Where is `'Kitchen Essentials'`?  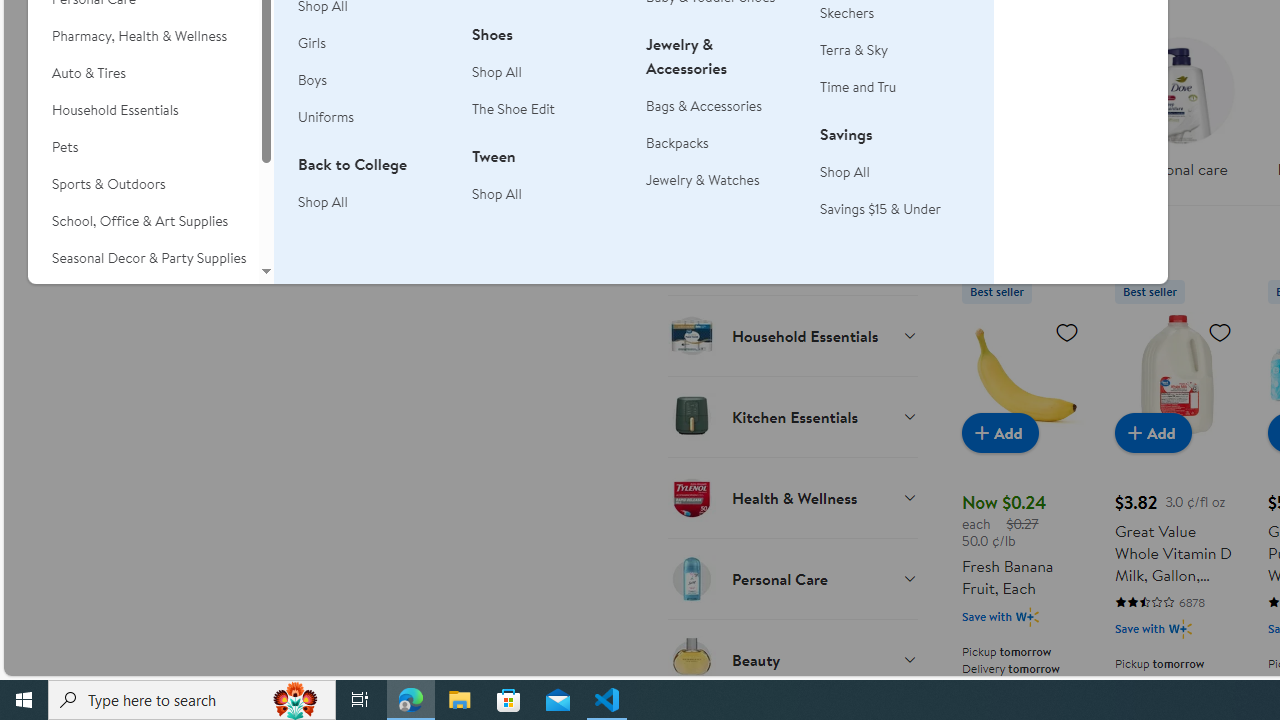 'Kitchen Essentials' is located at coordinates (791, 415).